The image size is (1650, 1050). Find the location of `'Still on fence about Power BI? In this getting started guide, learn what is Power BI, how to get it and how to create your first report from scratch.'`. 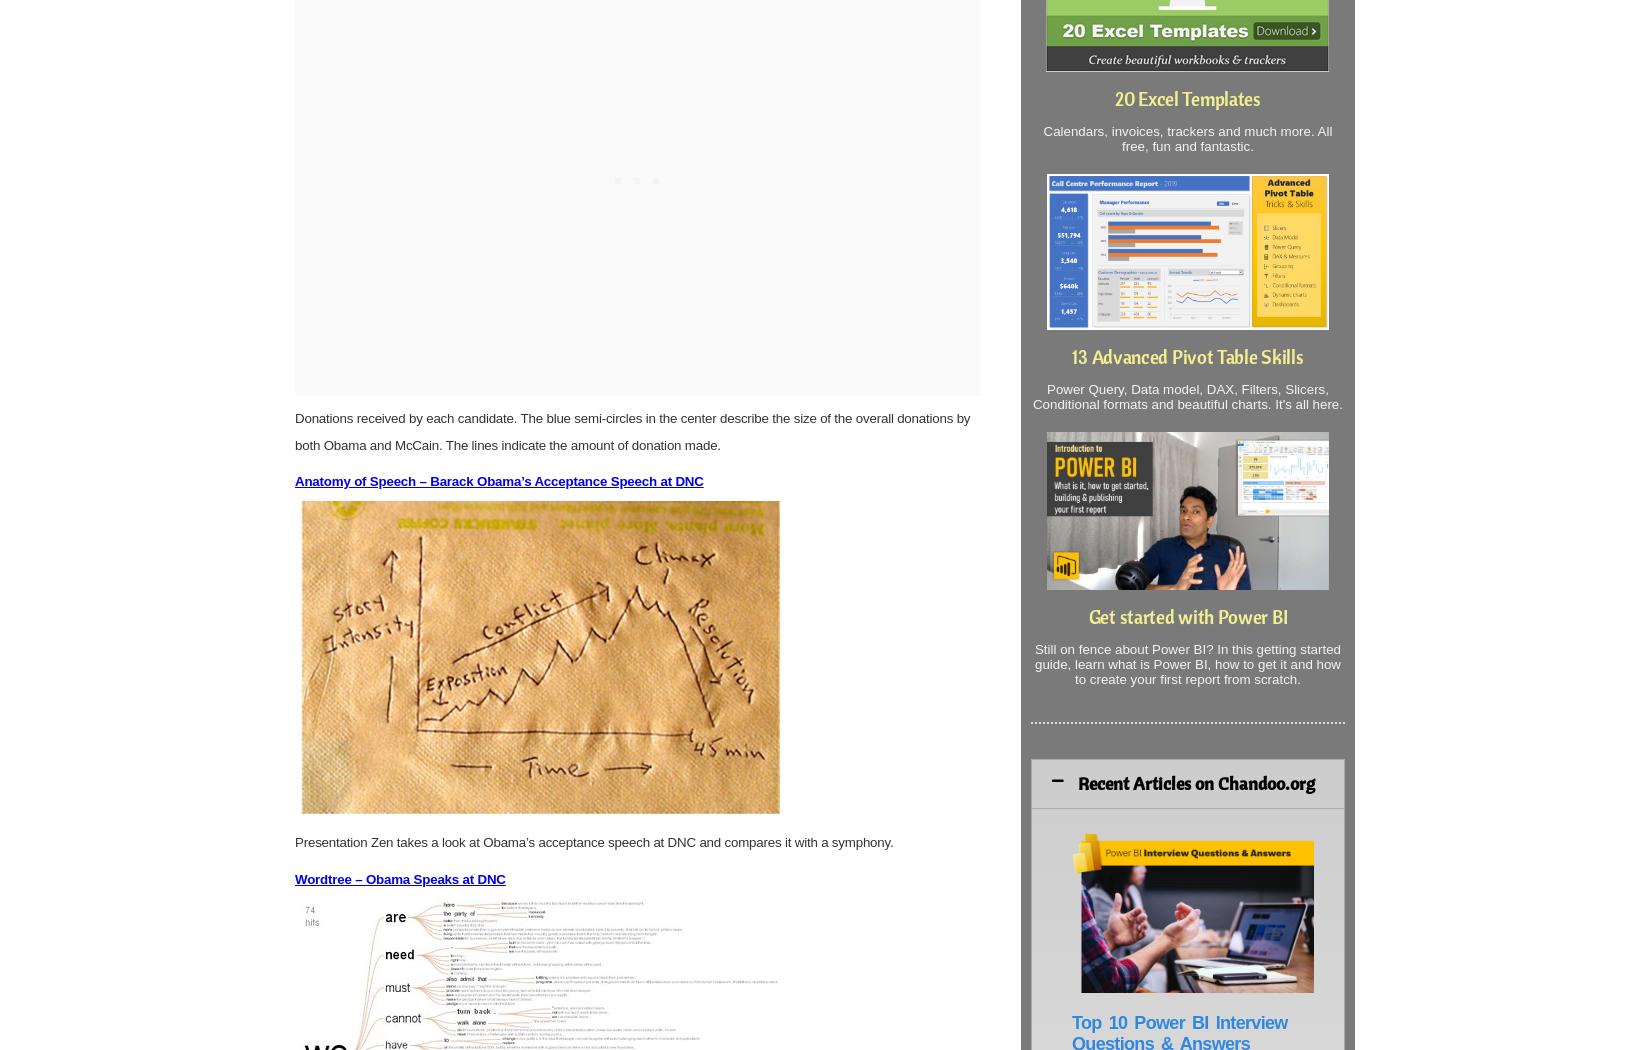

'Still on fence about Power BI? In this getting started guide, learn what is Power BI, how to get it and how to create your first report from scratch.' is located at coordinates (1034, 662).